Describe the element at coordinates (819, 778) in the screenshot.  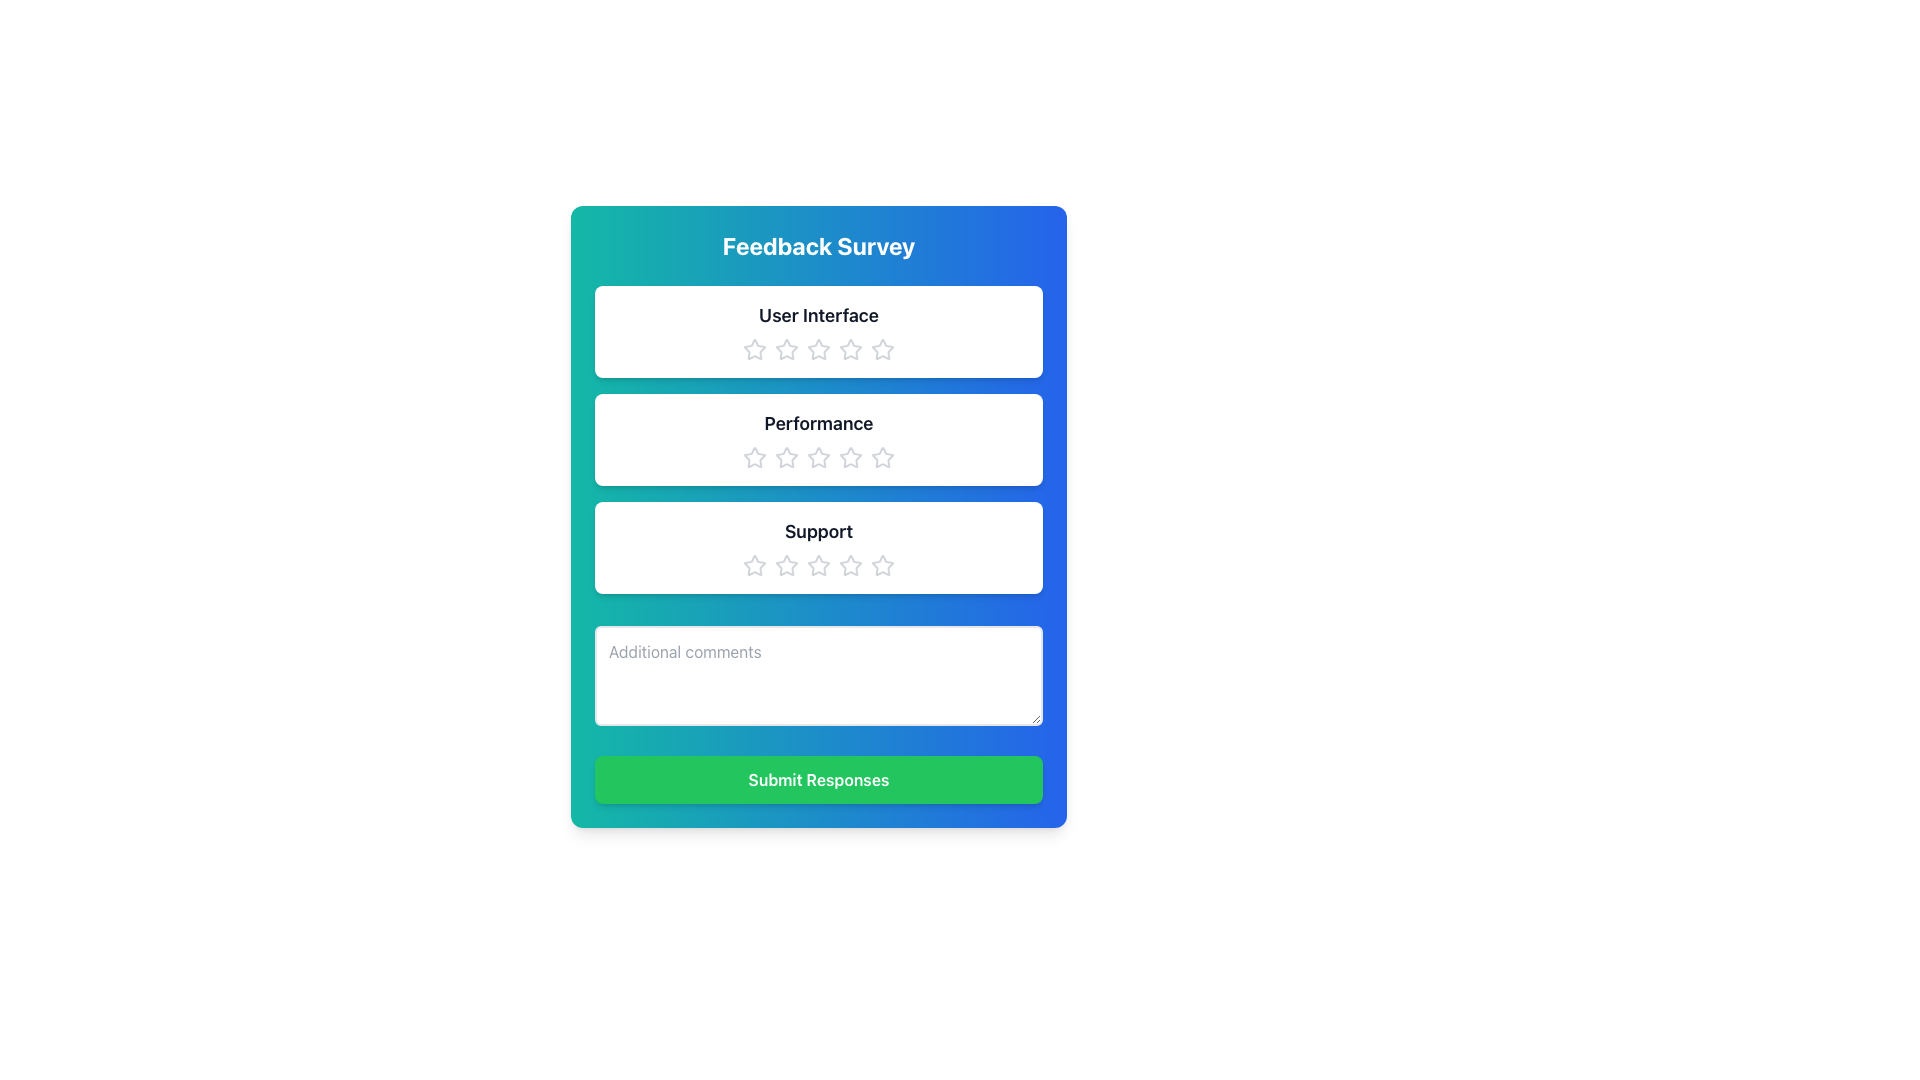
I see `the green rectangular button with rounded corners labeled 'Submit Responses' at the bottom of the card` at that location.